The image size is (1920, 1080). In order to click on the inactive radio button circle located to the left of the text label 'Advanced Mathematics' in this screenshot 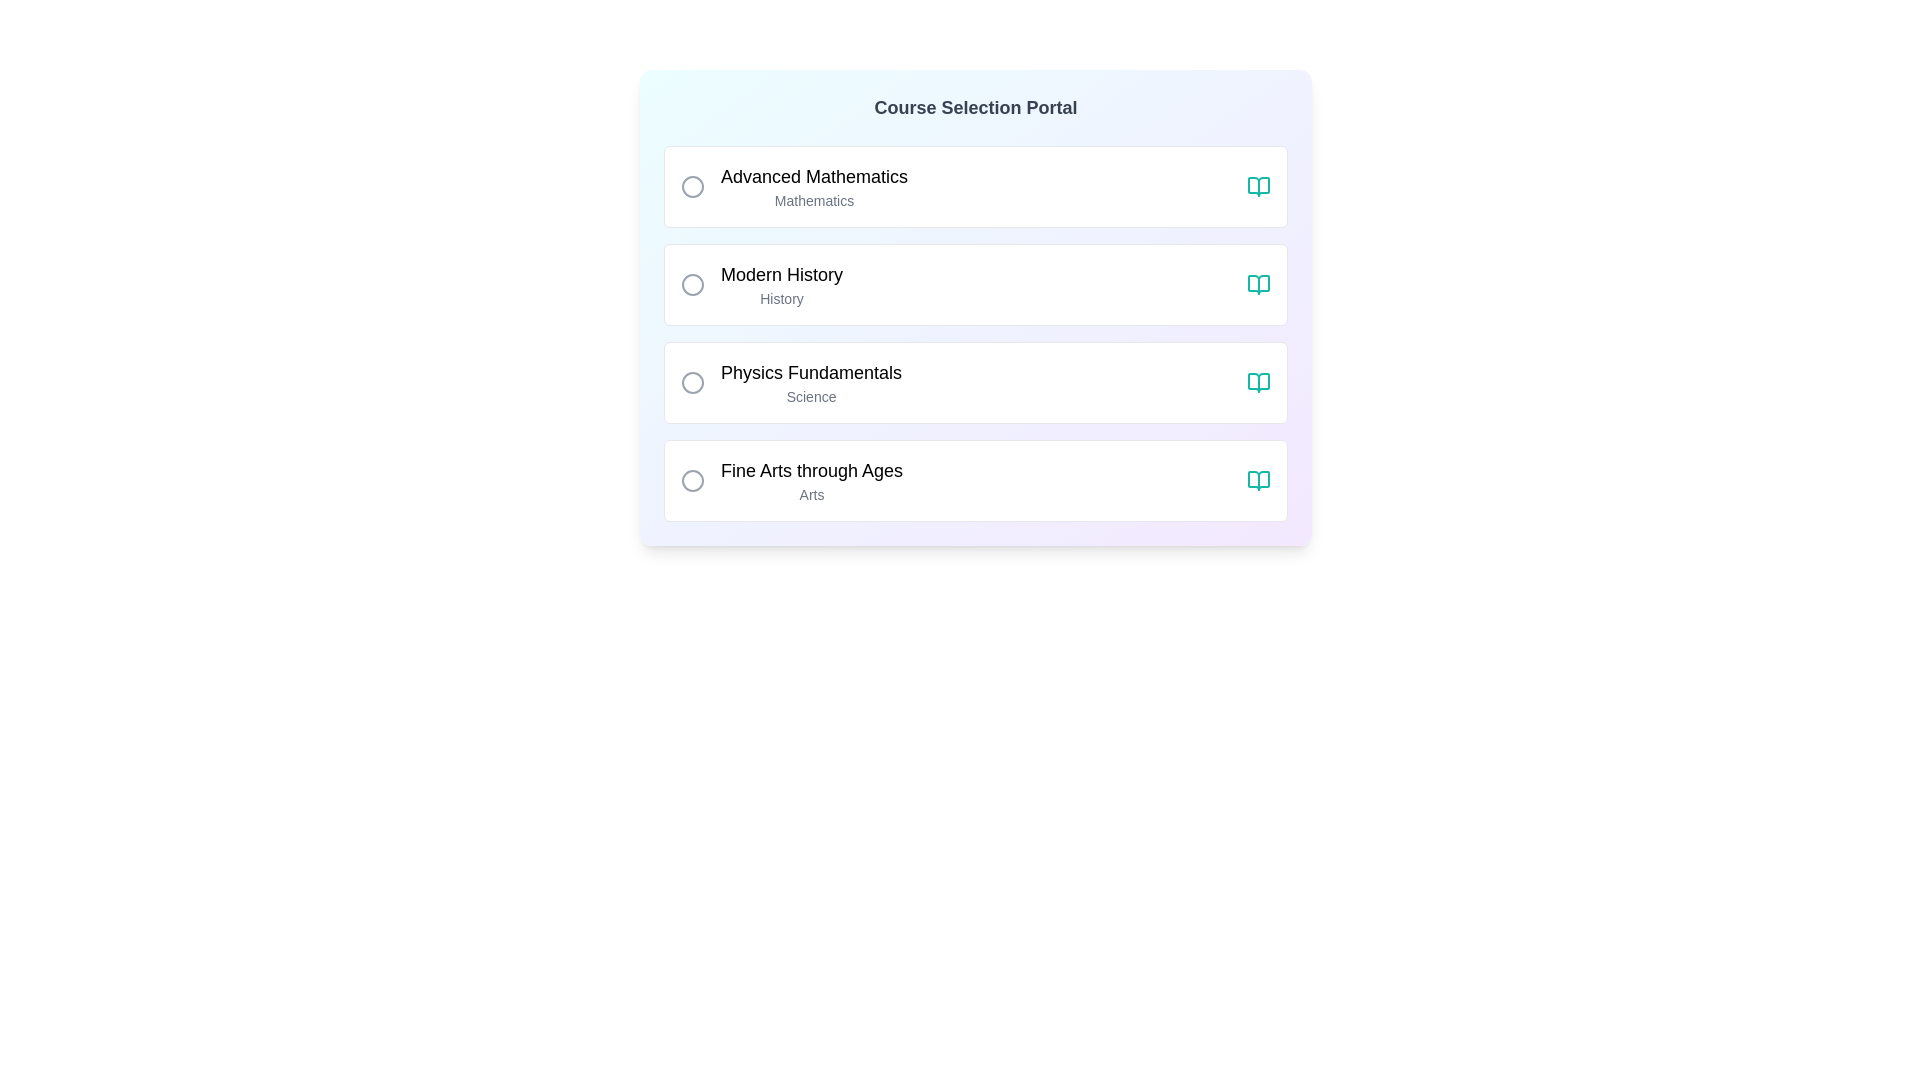, I will do `click(692, 186)`.